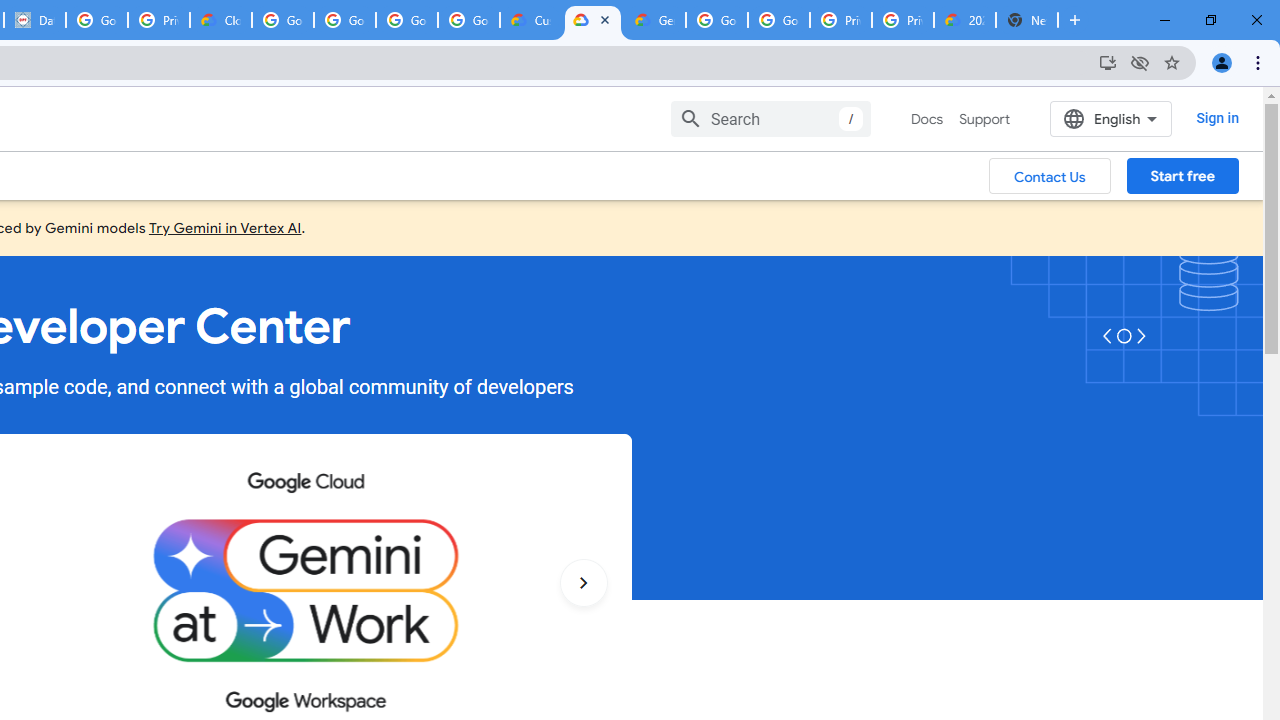 Image resolution: width=1280 pixels, height=720 pixels. What do you see at coordinates (1110, 118) in the screenshot?
I see `'English'` at bounding box center [1110, 118].